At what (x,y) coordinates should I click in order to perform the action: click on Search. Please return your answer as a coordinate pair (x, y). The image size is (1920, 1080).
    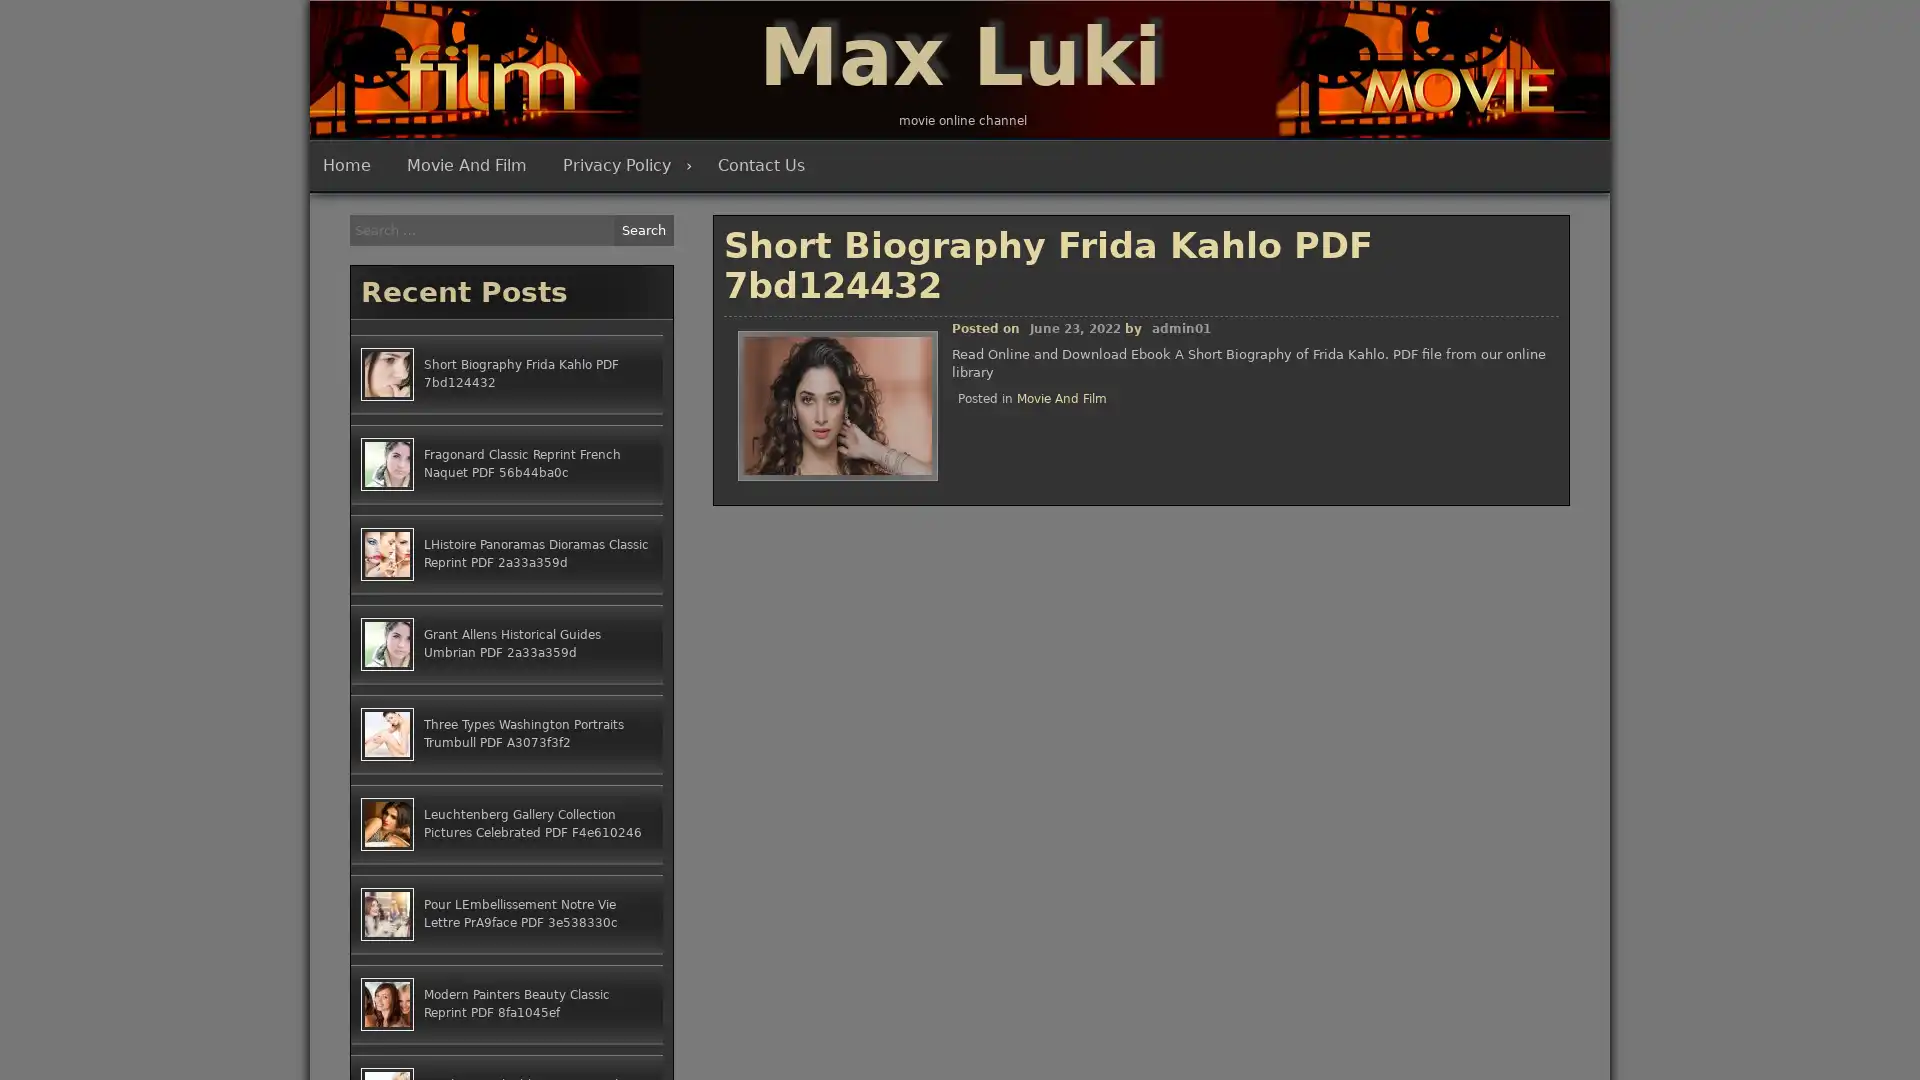
    Looking at the image, I should click on (643, 229).